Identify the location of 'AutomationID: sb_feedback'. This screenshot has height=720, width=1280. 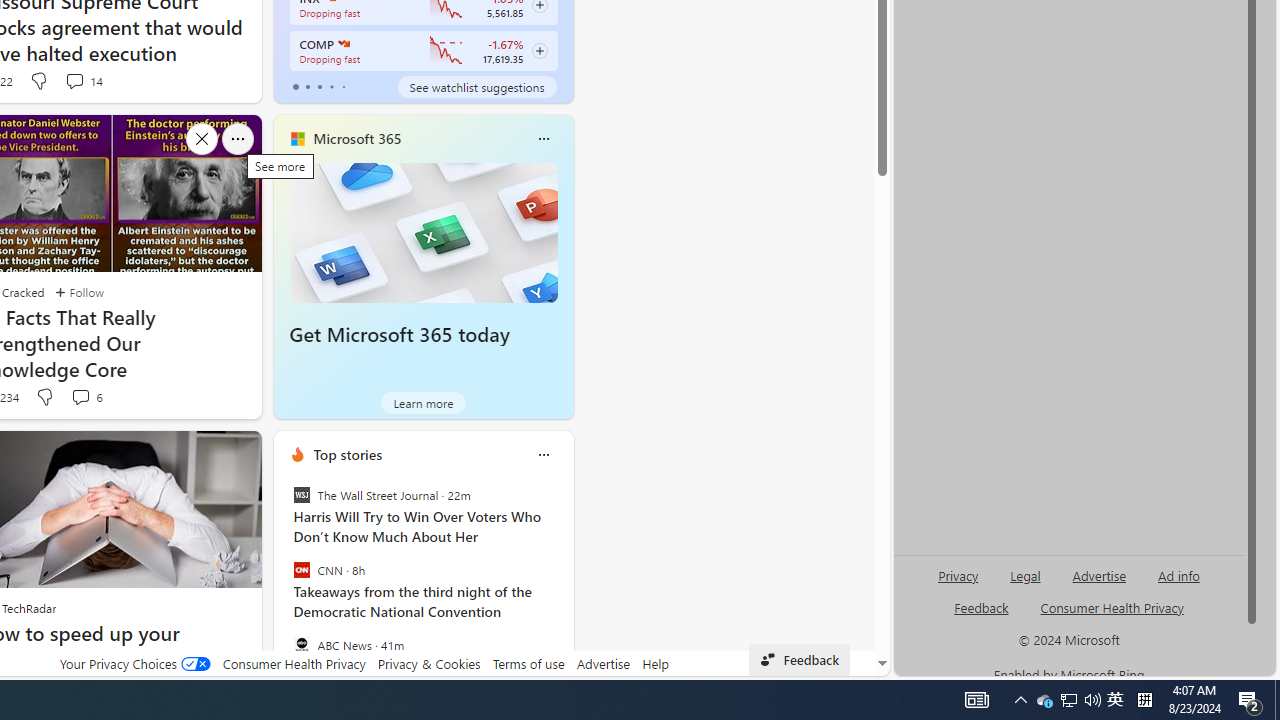
(981, 606).